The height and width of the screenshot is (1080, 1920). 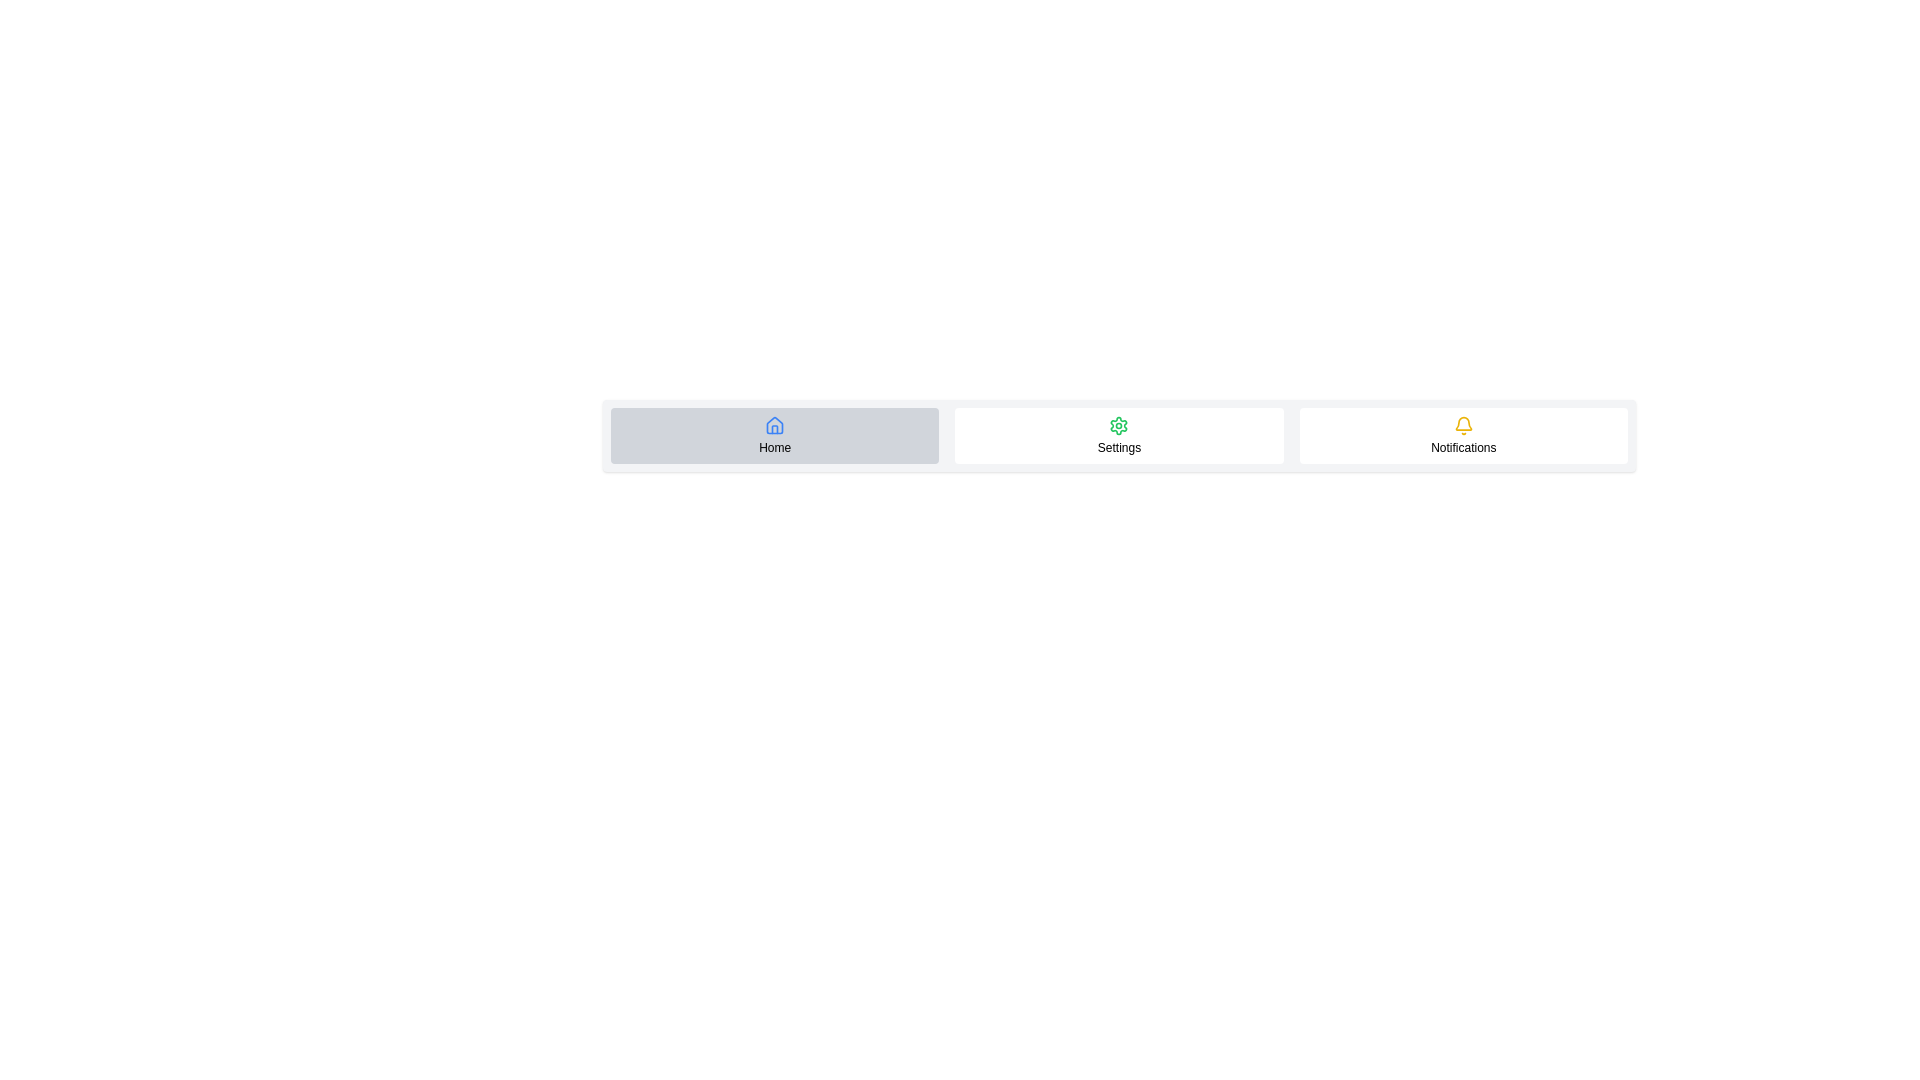 I want to click on the blue outlined house icon located within the 'Home' button in the navigation bar, so click(x=774, y=424).